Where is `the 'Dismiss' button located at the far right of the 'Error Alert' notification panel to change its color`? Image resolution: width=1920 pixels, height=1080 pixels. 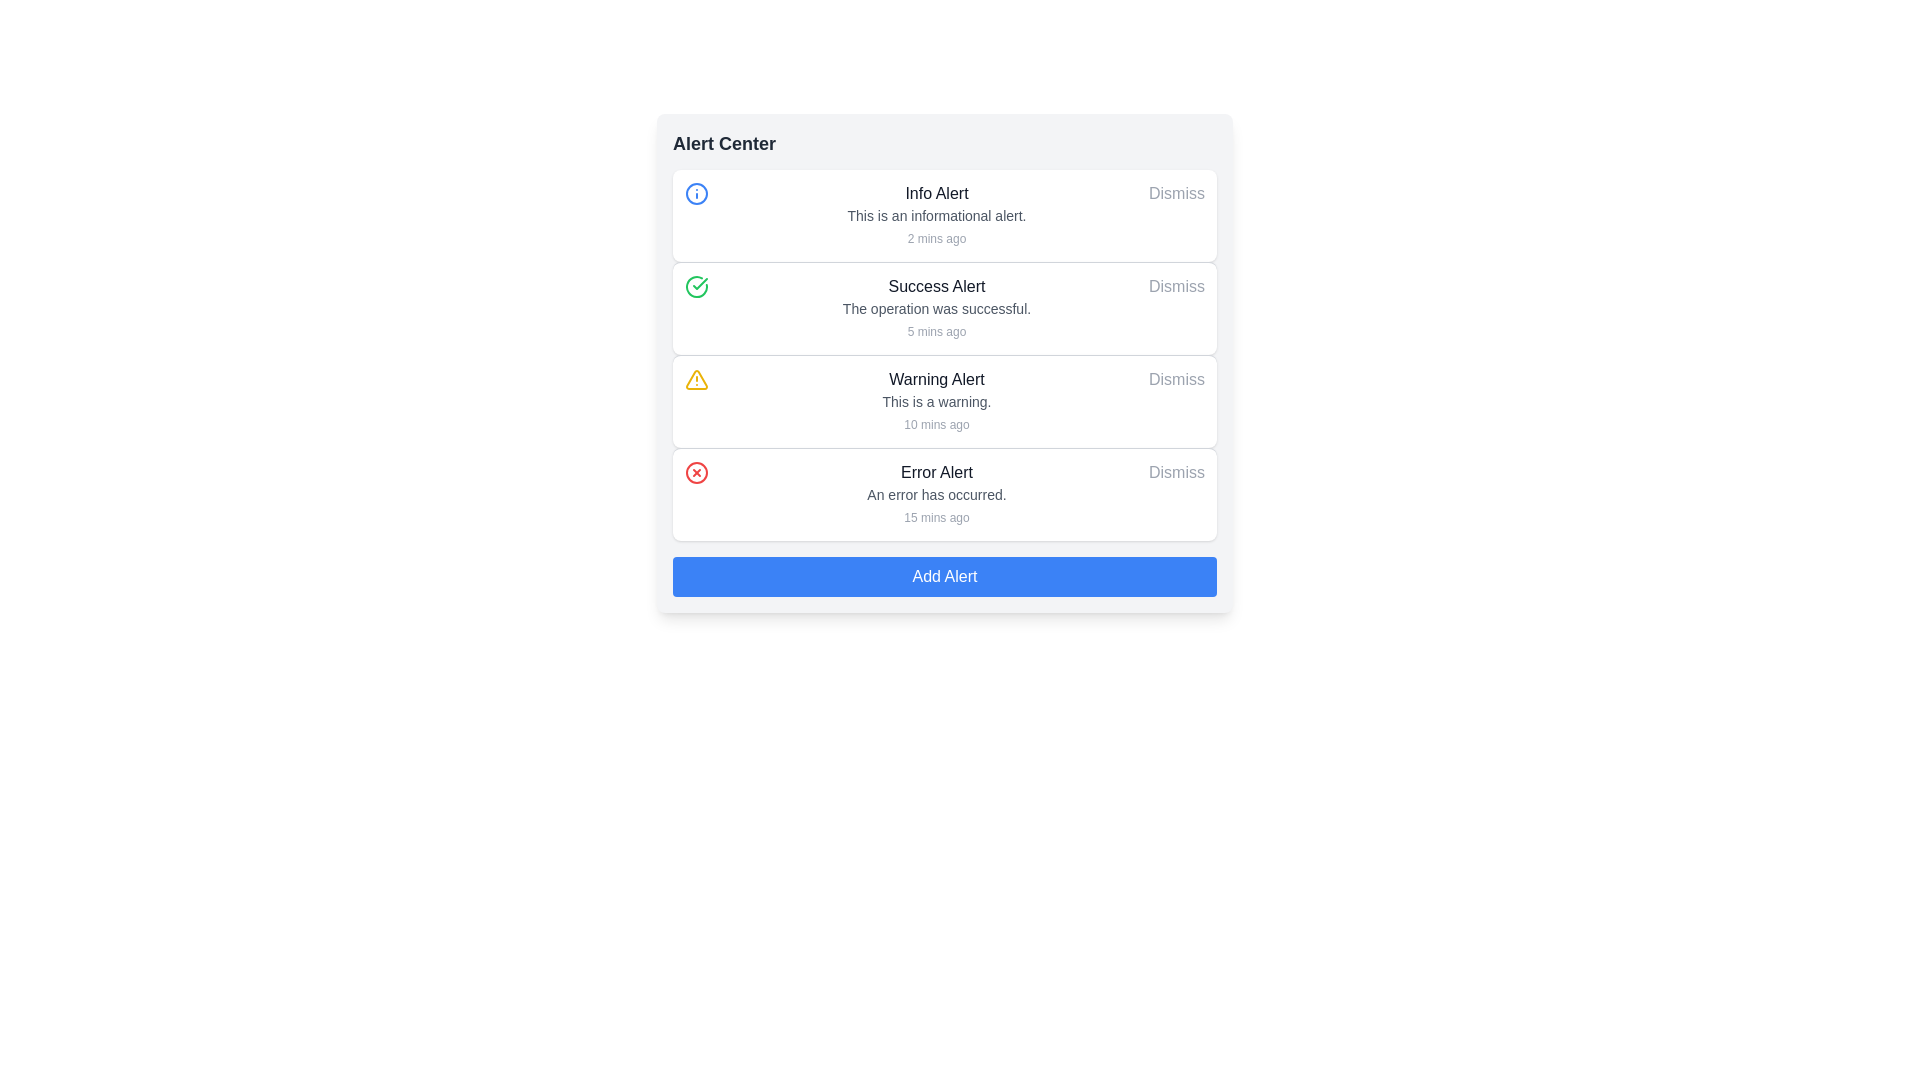
the 'Dismiss' button located at the far right of the 'Error Alert' notification panel to change its color is located at coordinates (1176, 473).